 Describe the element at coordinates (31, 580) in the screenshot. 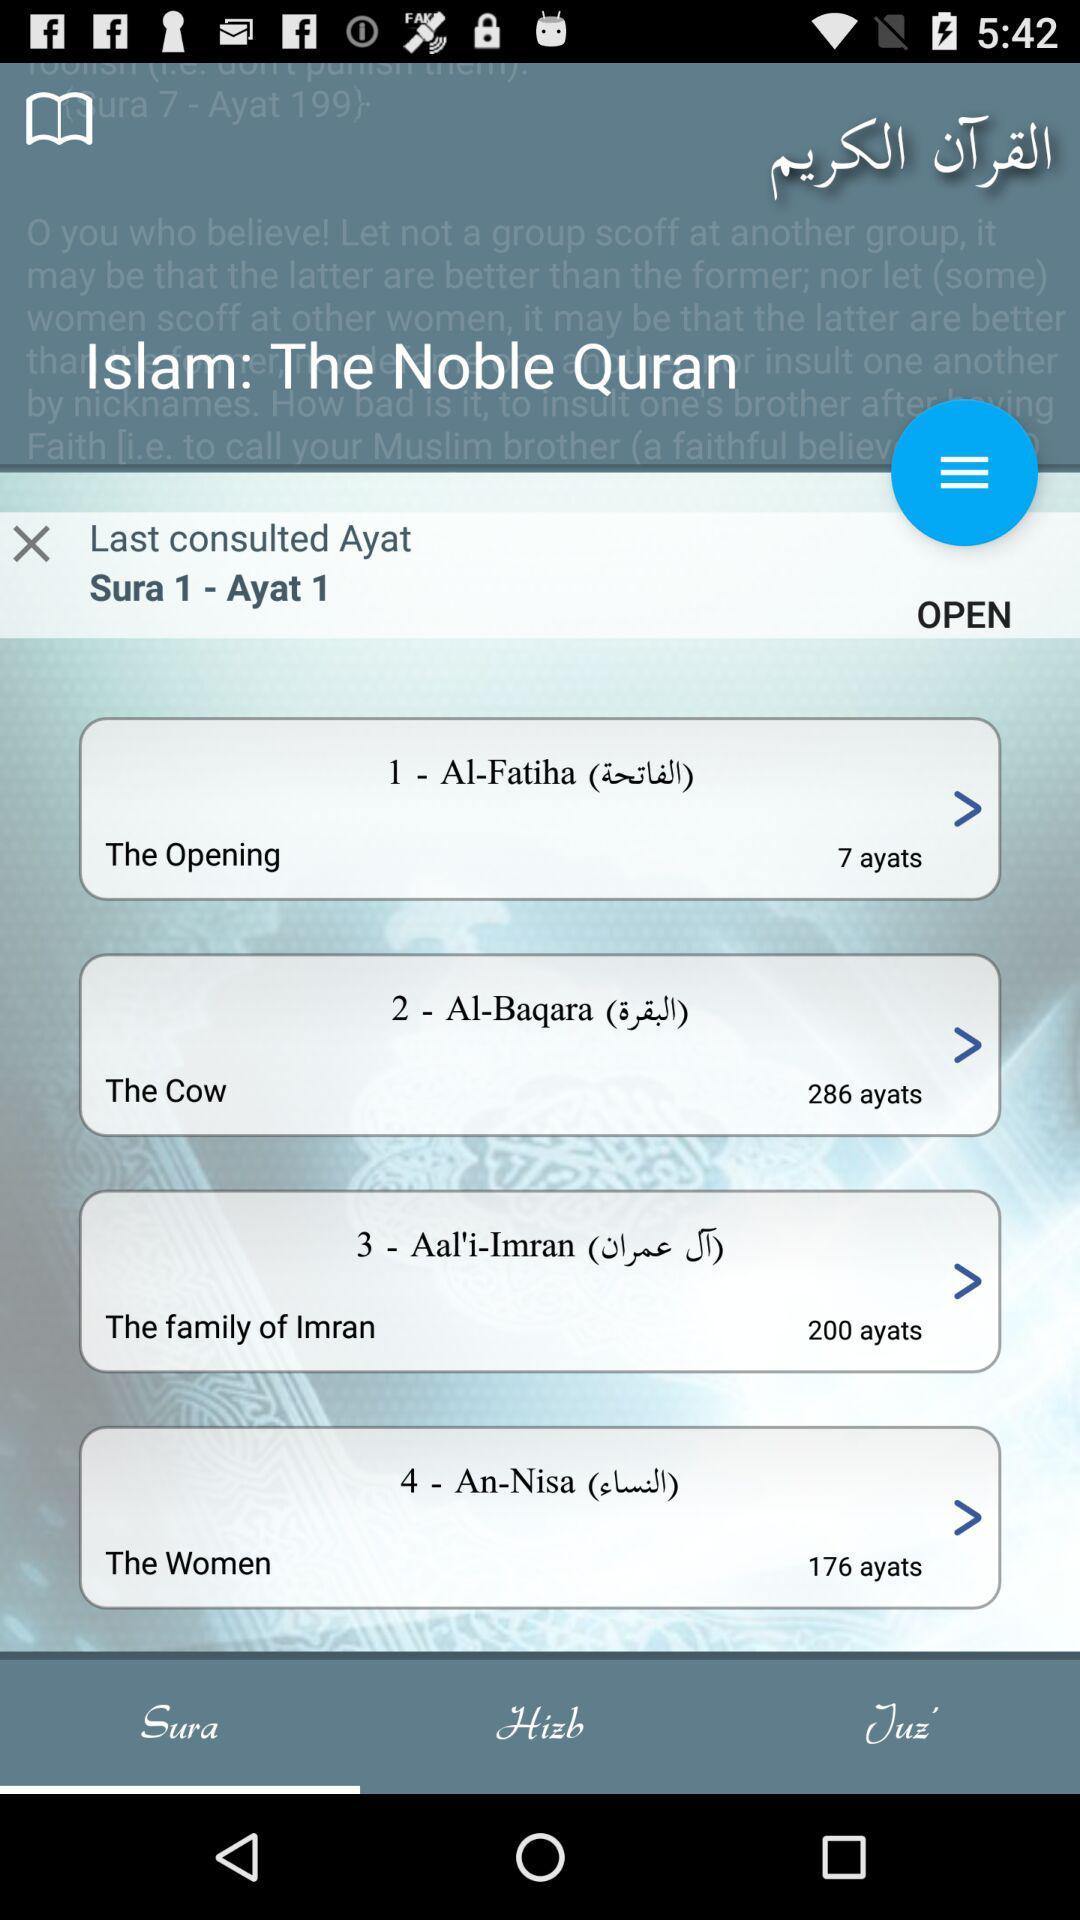

I see `the close icon` at that location.